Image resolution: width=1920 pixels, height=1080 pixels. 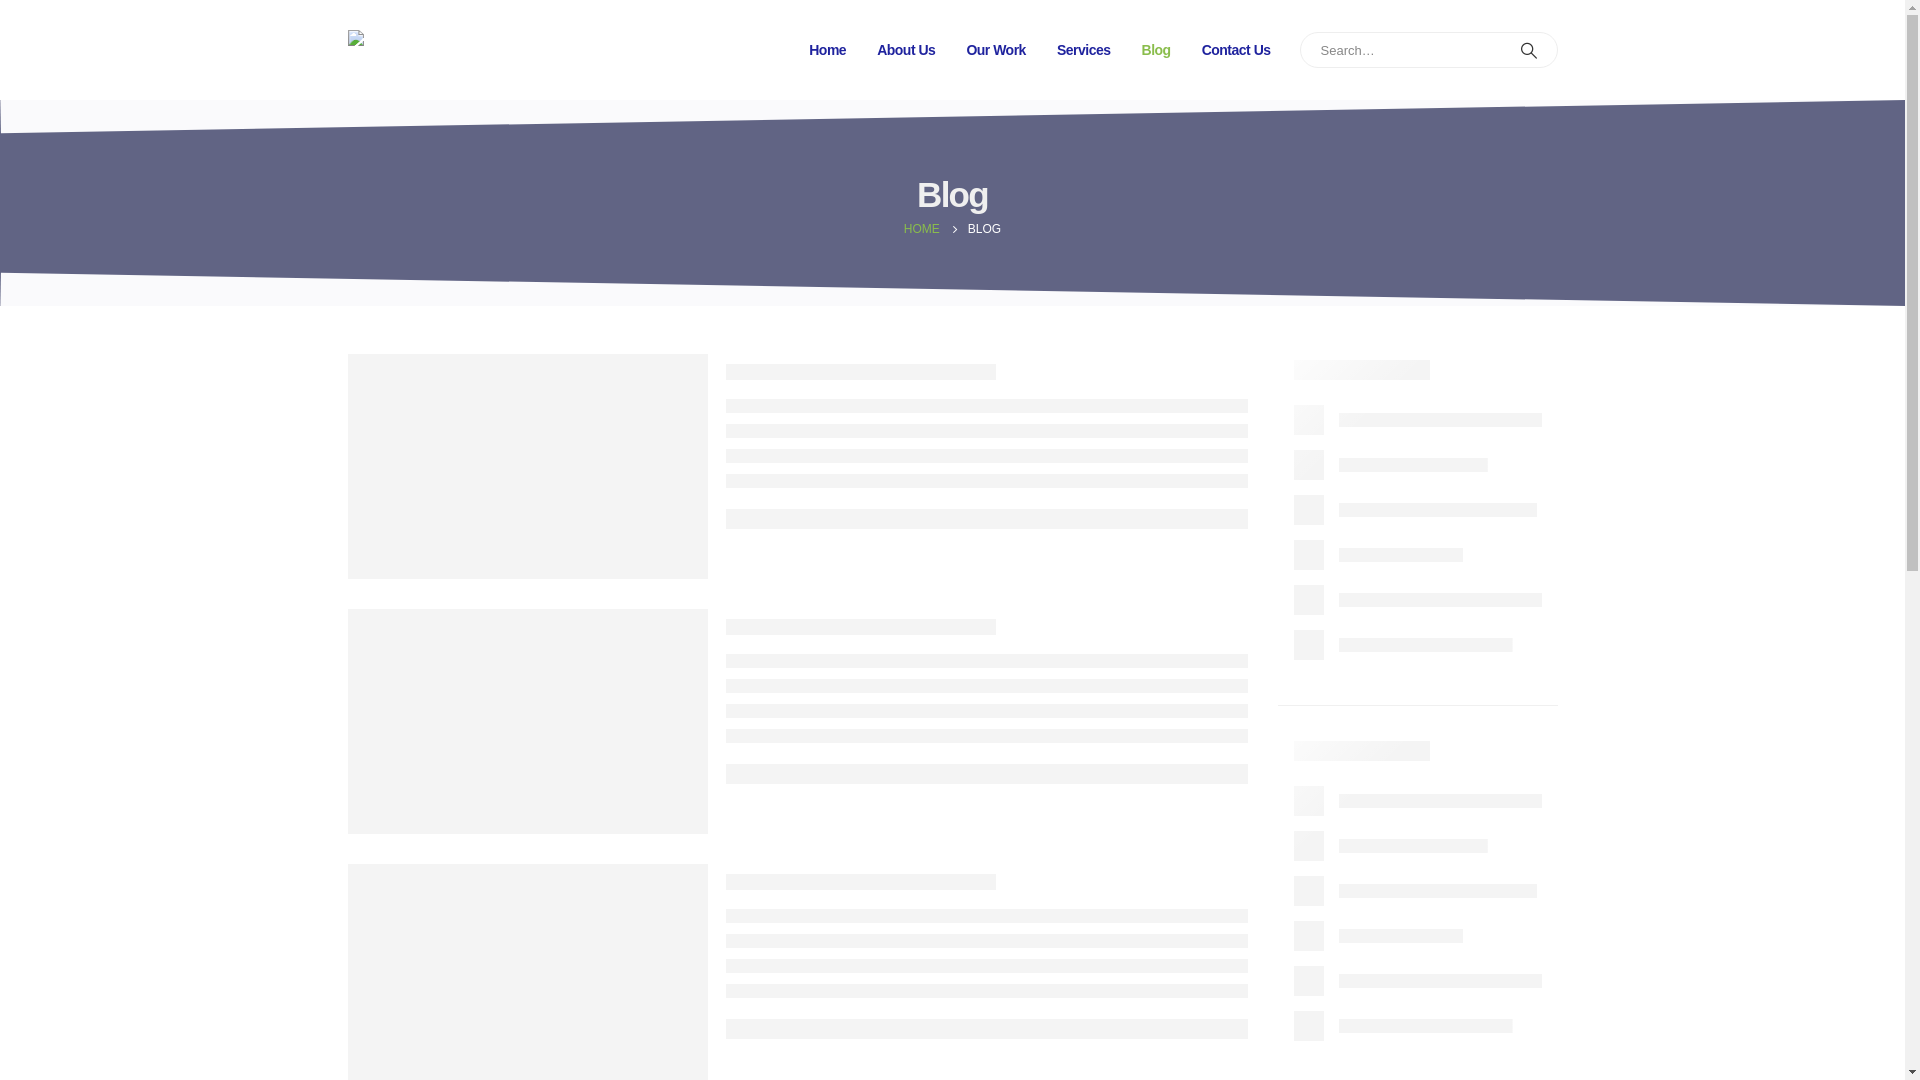 I want to click on 'HOME', so click(x=920, y=227).